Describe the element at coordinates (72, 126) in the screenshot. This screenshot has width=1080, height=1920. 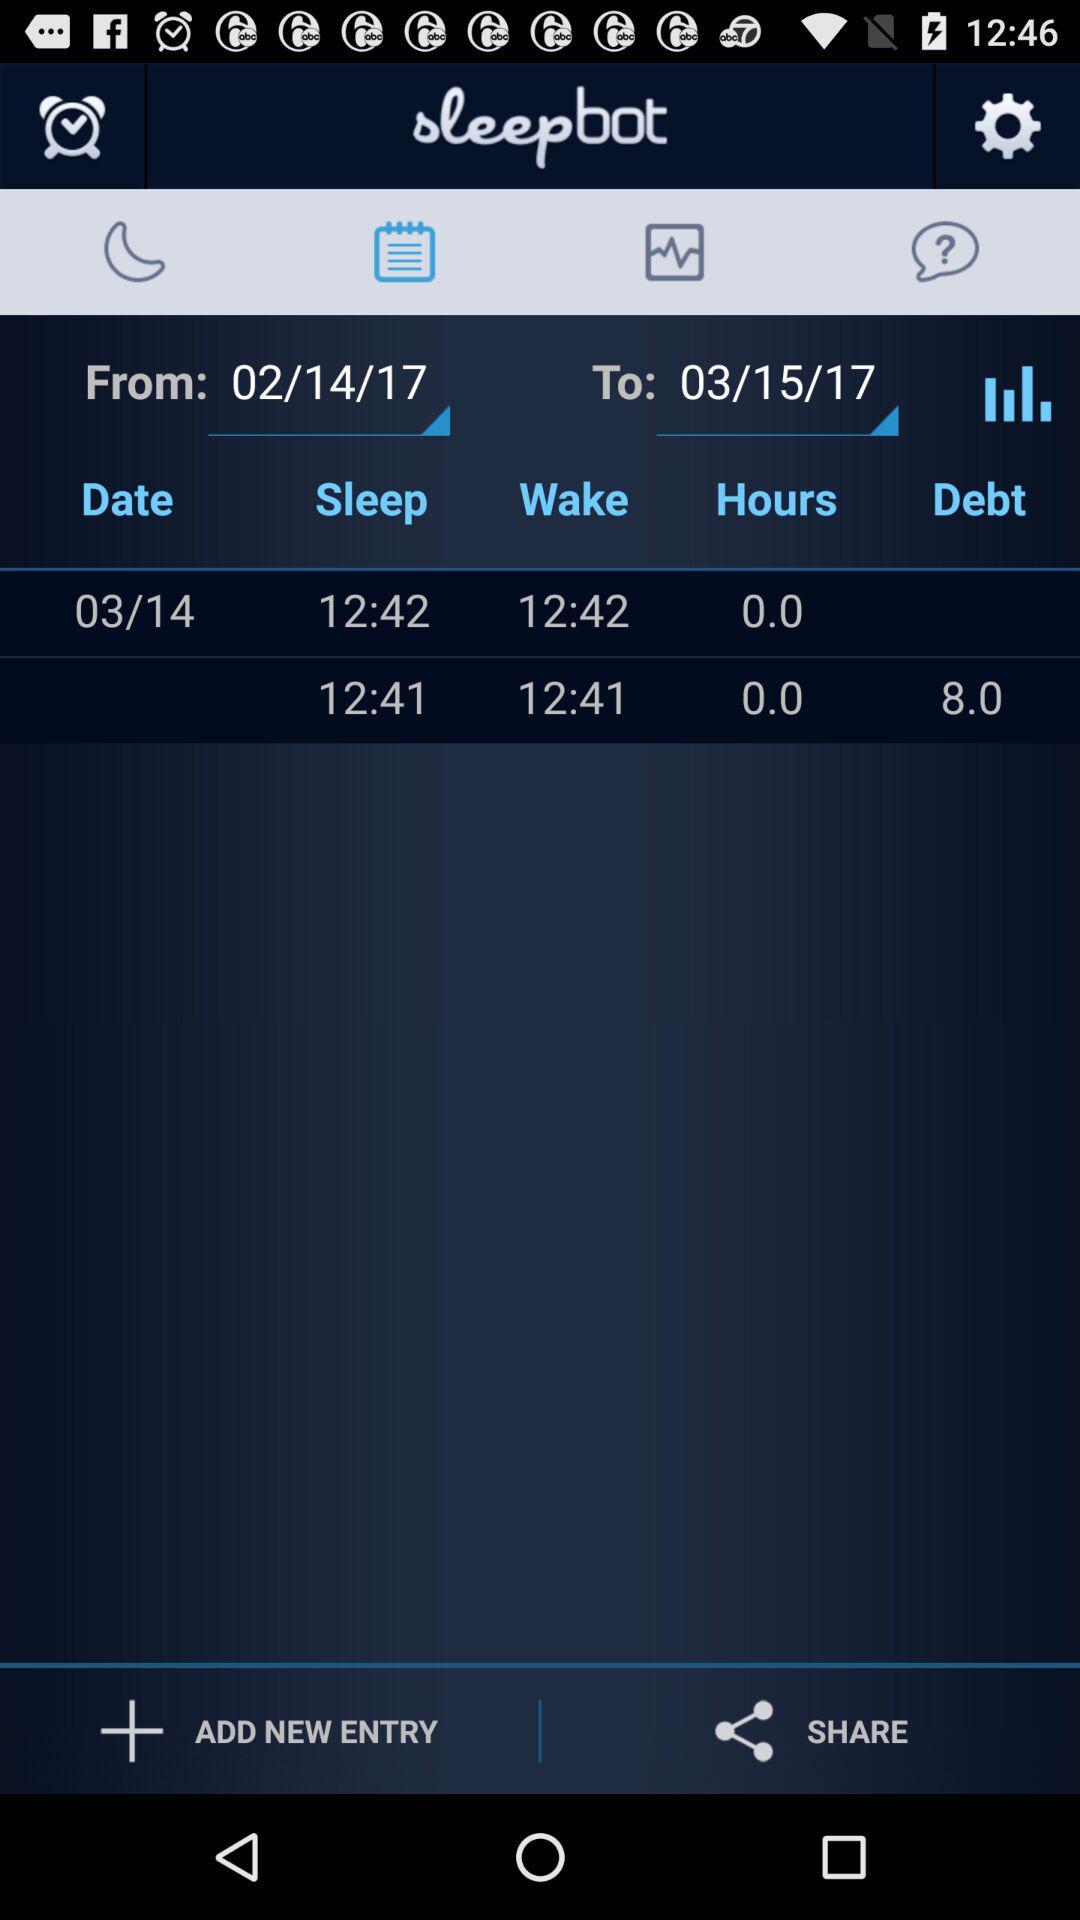
I see `shows clock icon` at that location.